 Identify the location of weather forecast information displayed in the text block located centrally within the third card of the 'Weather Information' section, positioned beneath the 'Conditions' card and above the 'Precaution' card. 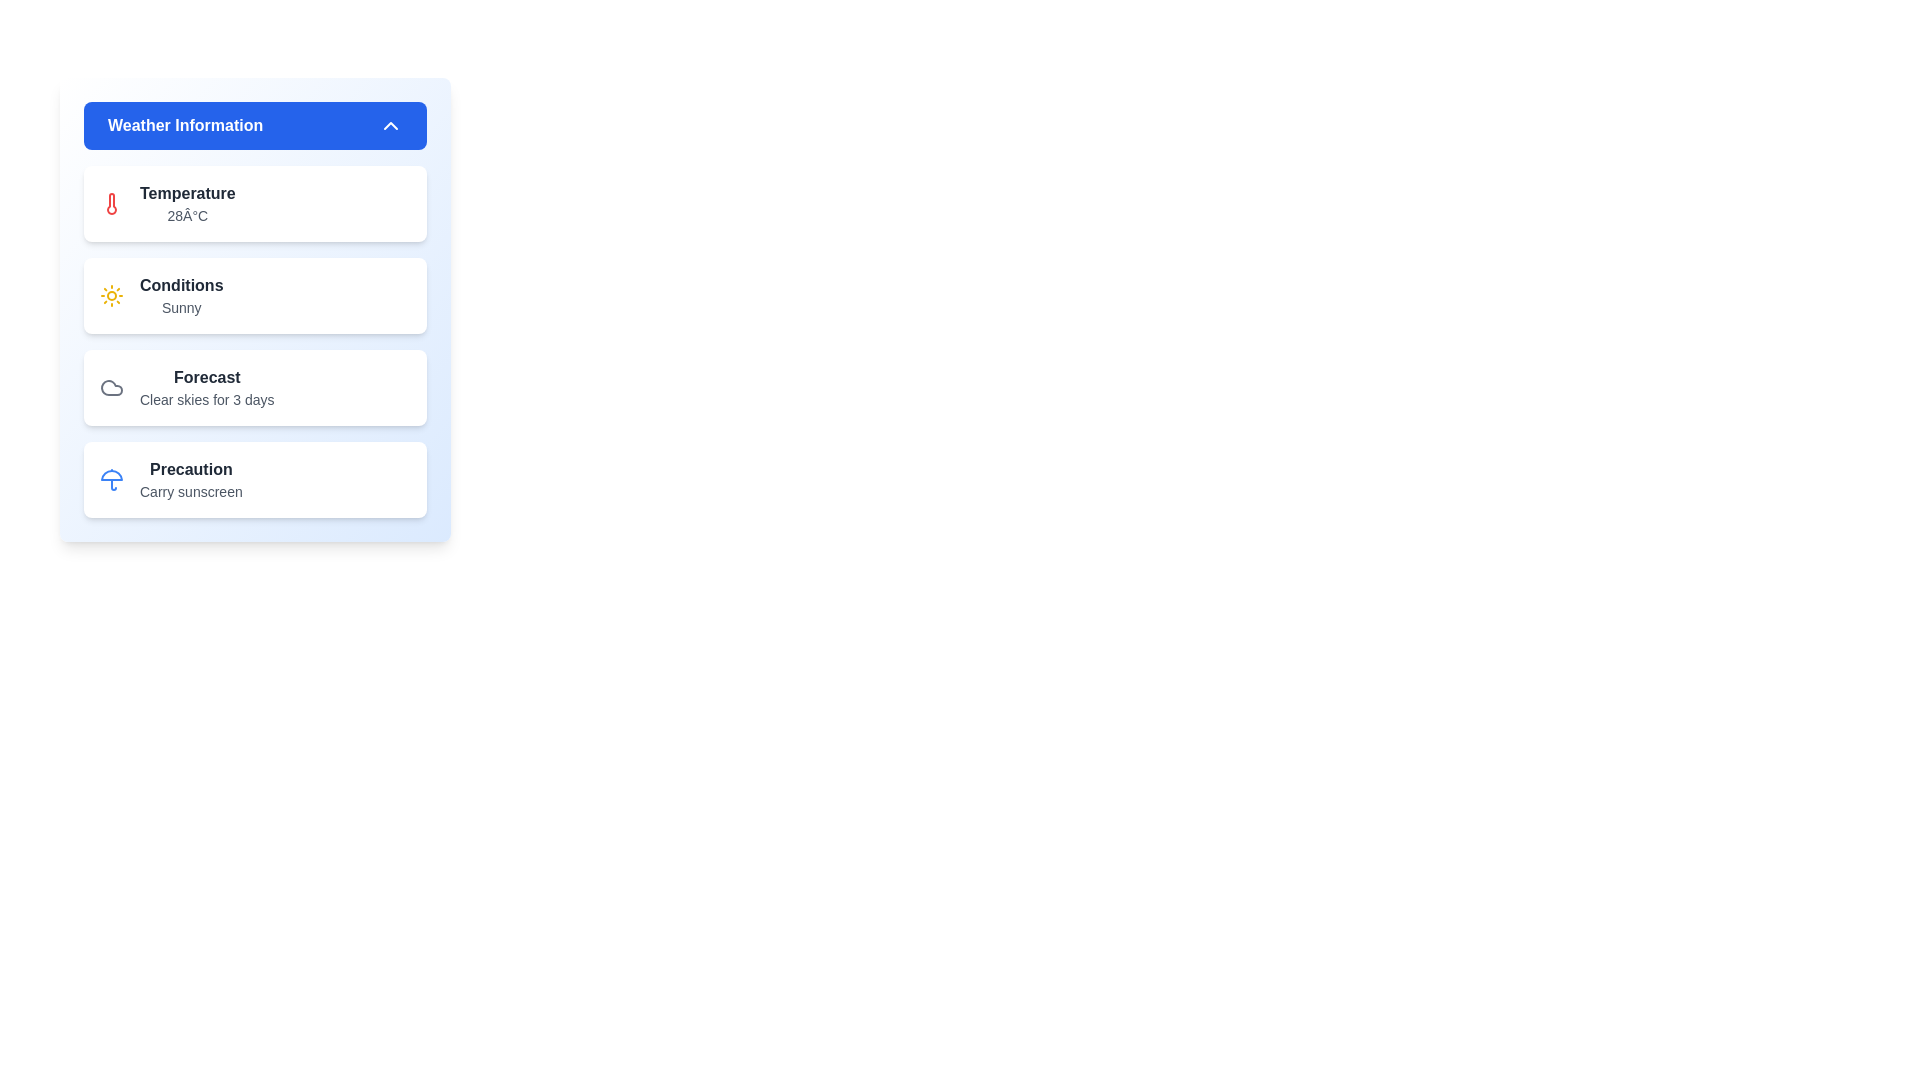
(207, 388).